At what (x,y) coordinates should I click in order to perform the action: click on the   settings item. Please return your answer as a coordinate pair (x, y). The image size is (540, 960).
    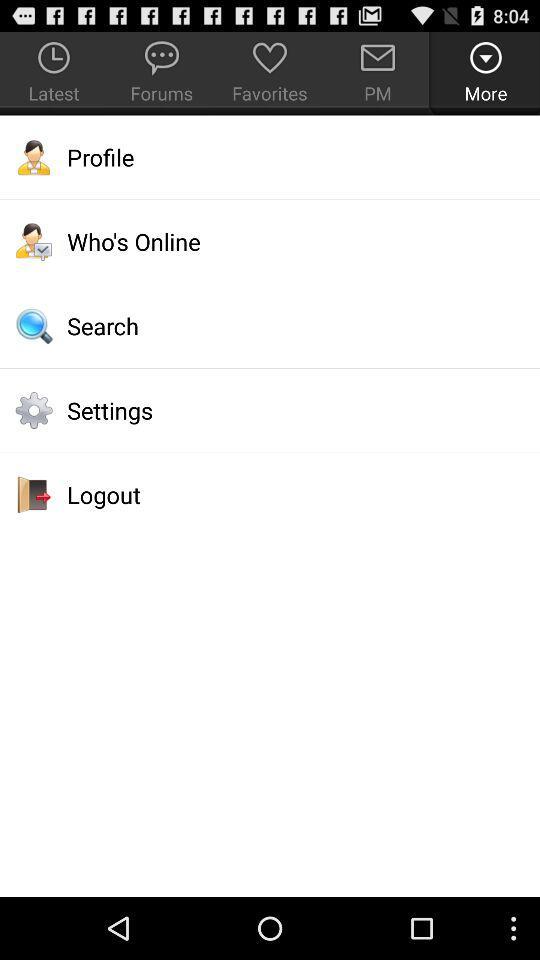
    Looking at the image, I should click on (270, 409).